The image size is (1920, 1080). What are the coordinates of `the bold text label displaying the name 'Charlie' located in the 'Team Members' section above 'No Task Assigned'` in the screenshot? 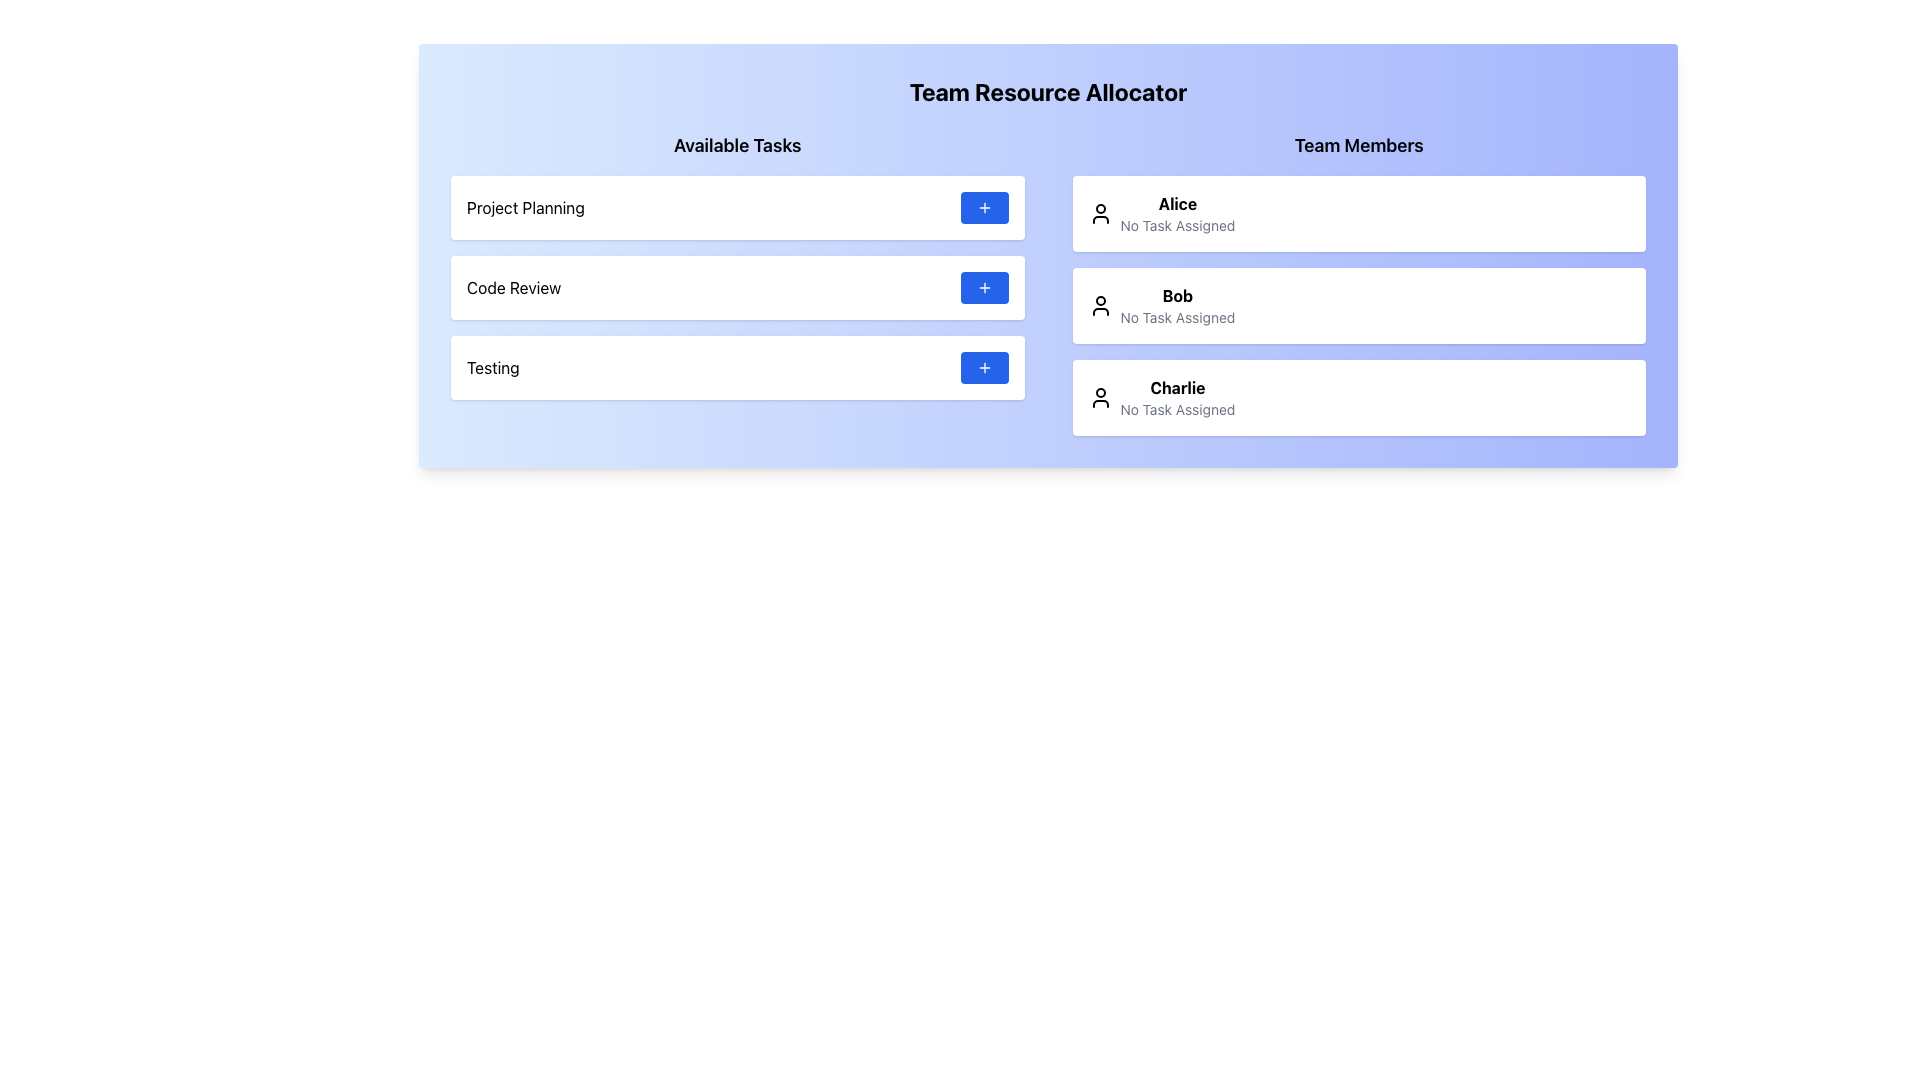 It's located at (1177, 388).